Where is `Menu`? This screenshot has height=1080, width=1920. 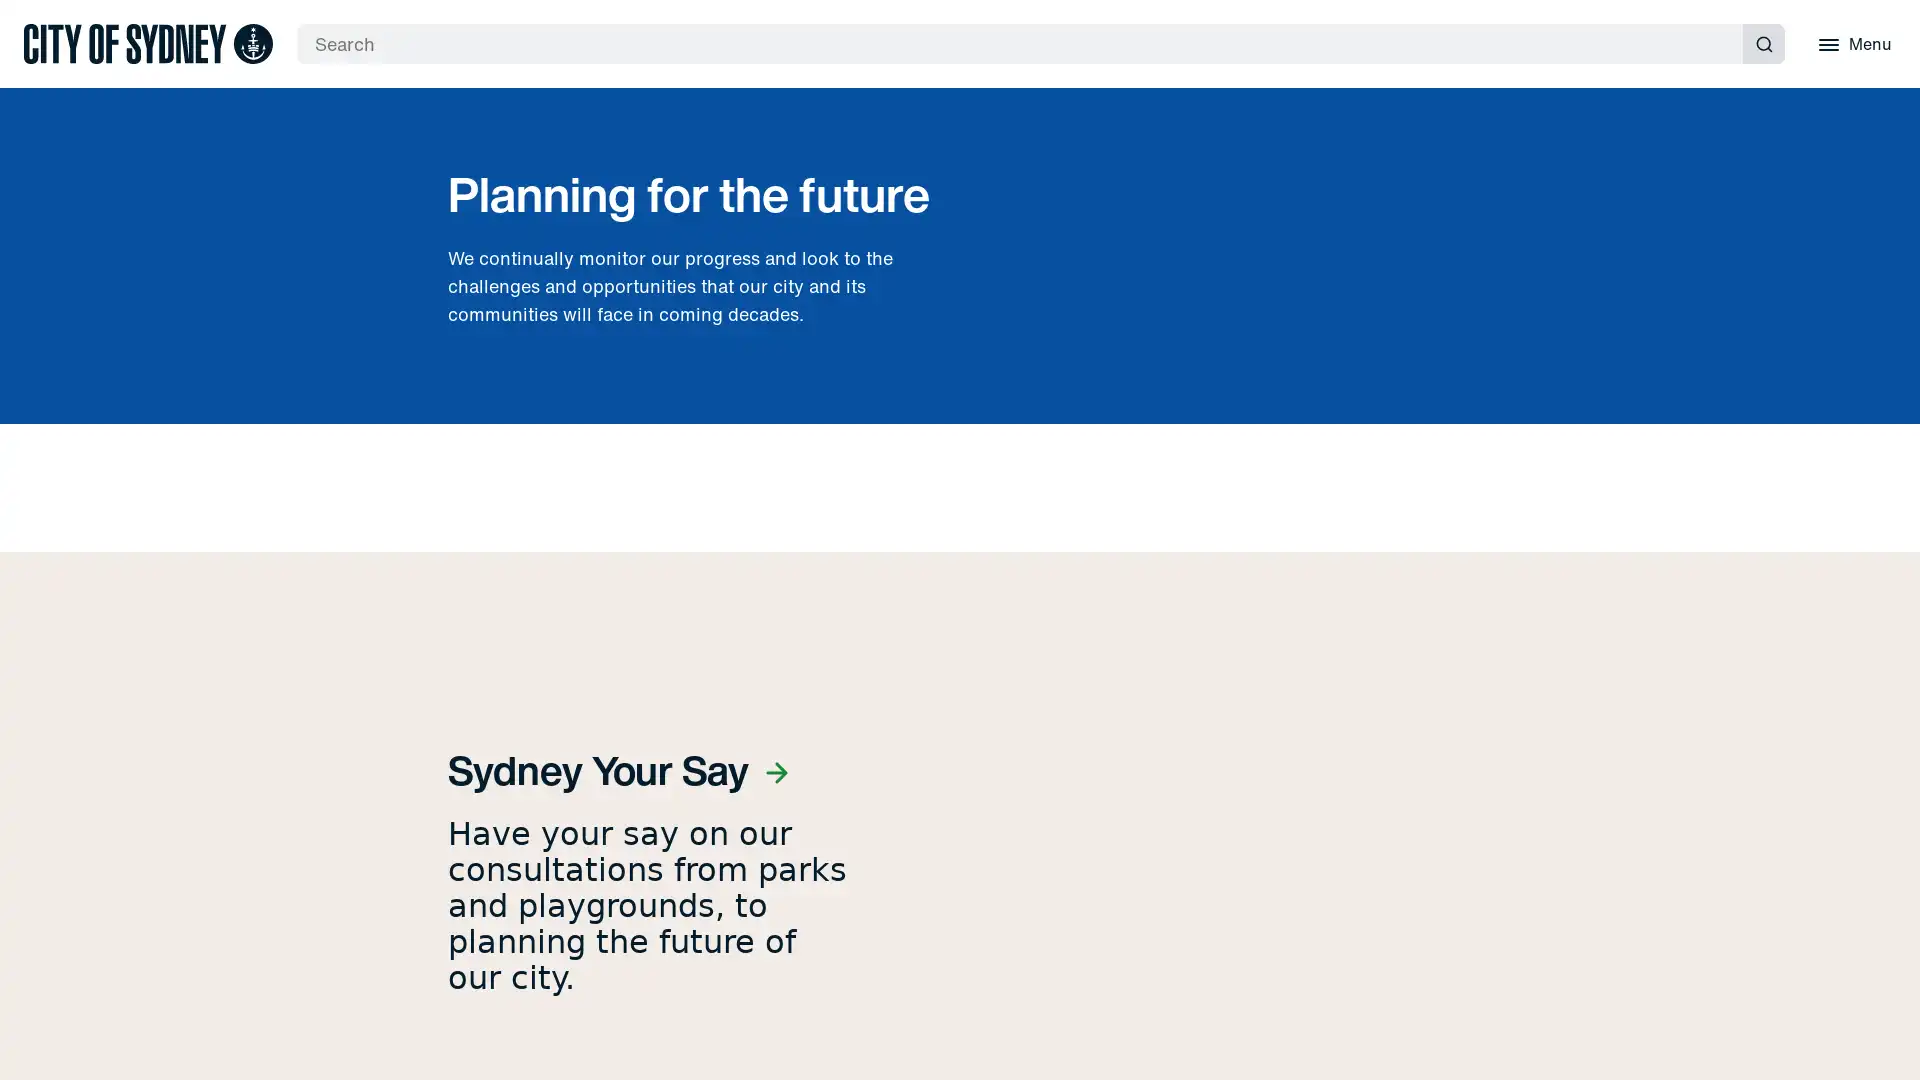 Menu is located at coordinates (1851, 43).